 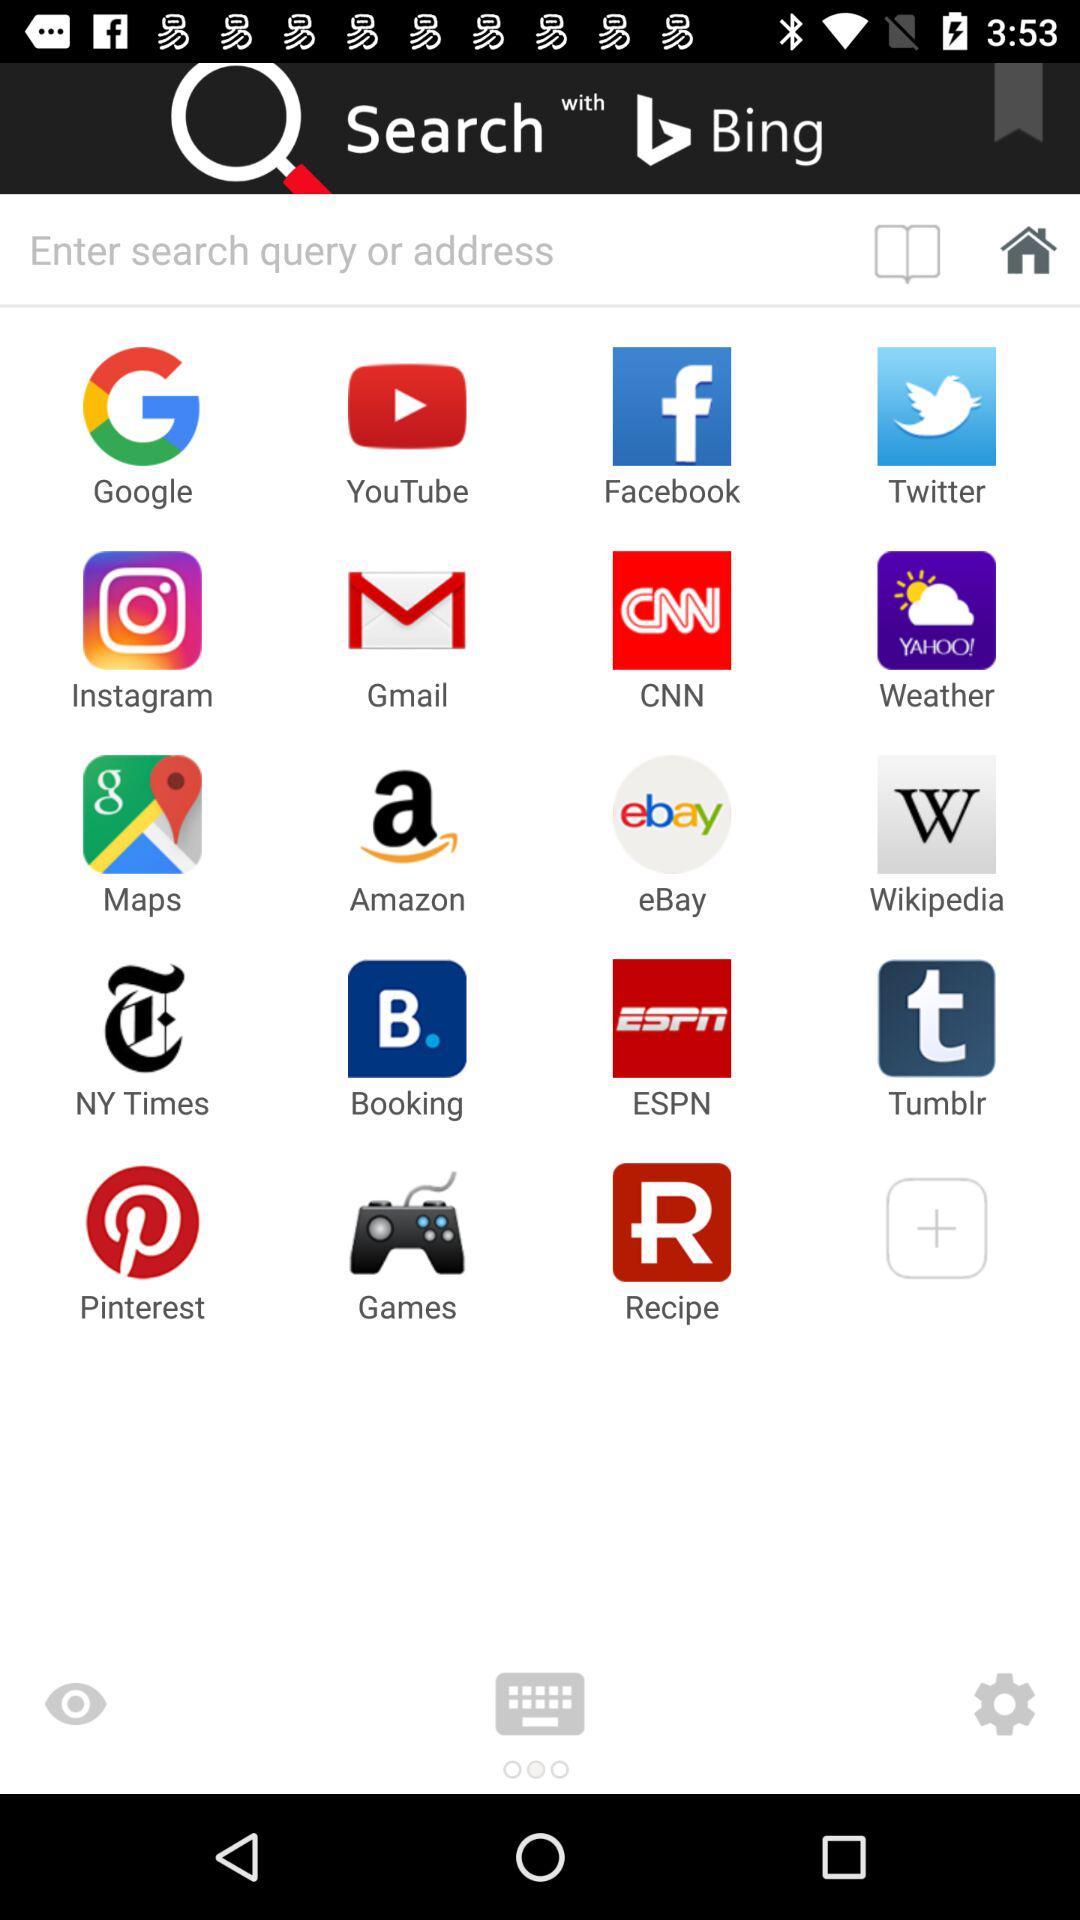 I want to click on icon at the bottom right corner, so click(x=885, y=1703).